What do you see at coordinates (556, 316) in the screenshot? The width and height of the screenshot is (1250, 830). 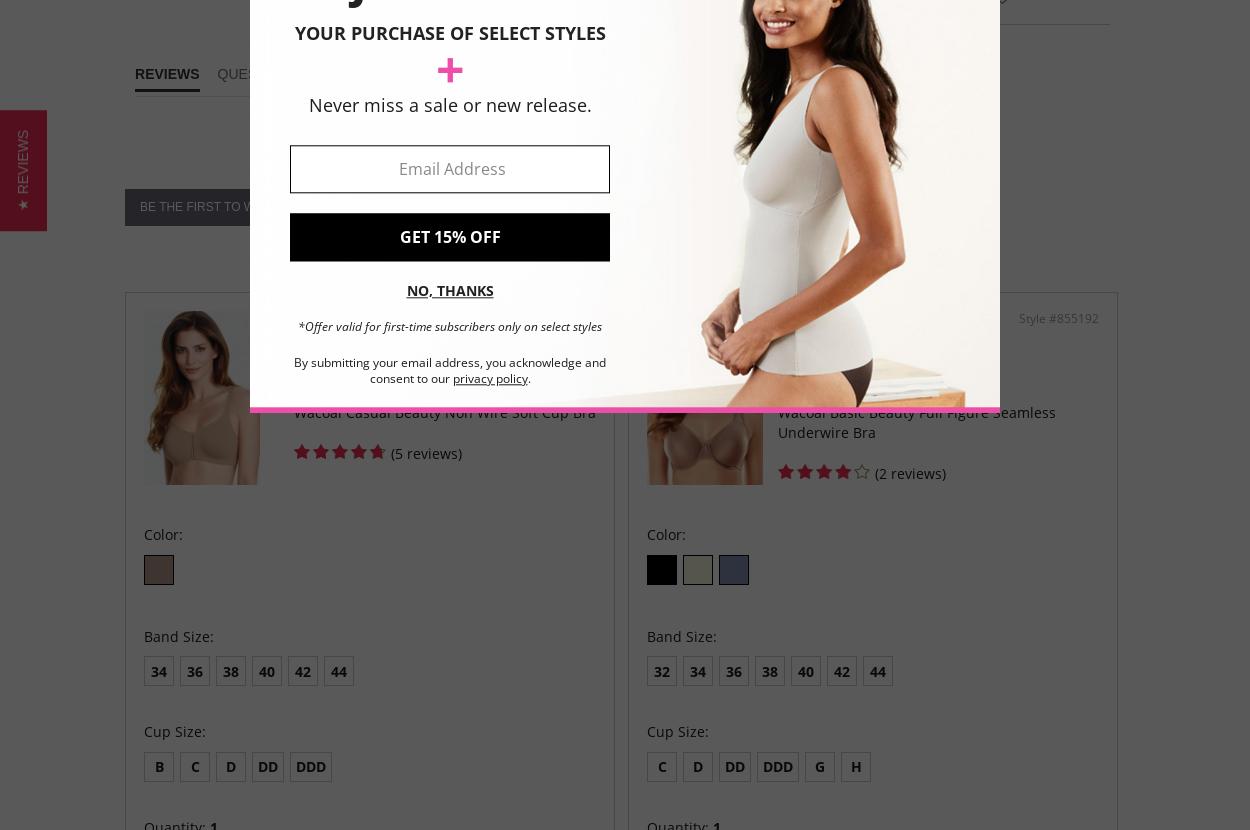 I see `'Style #852247'` at bounding box center [556, 316].